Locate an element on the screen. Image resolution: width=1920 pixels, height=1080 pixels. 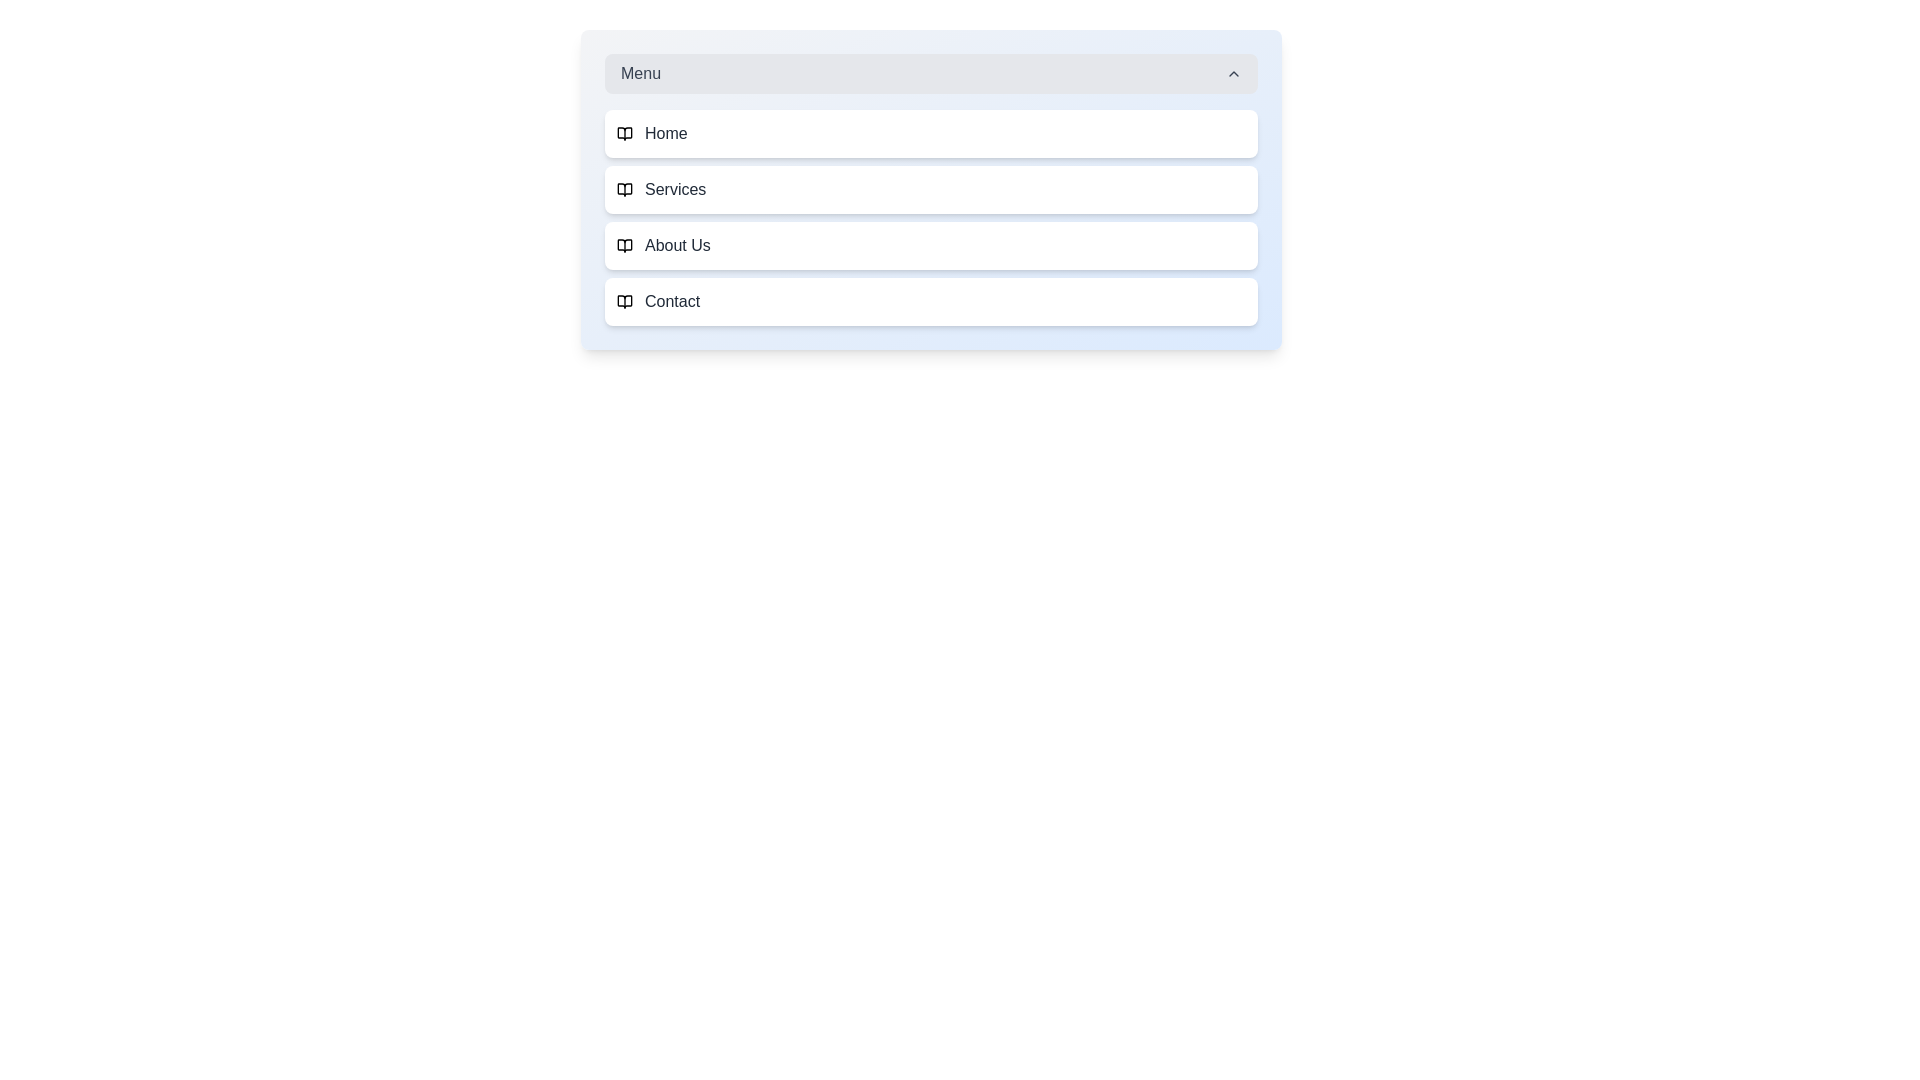
the 'Contact' text label, which is the fourth item in a vertical menu list below 'Home', 'Services', and 'About Us' is located at coordinates (672, 301).